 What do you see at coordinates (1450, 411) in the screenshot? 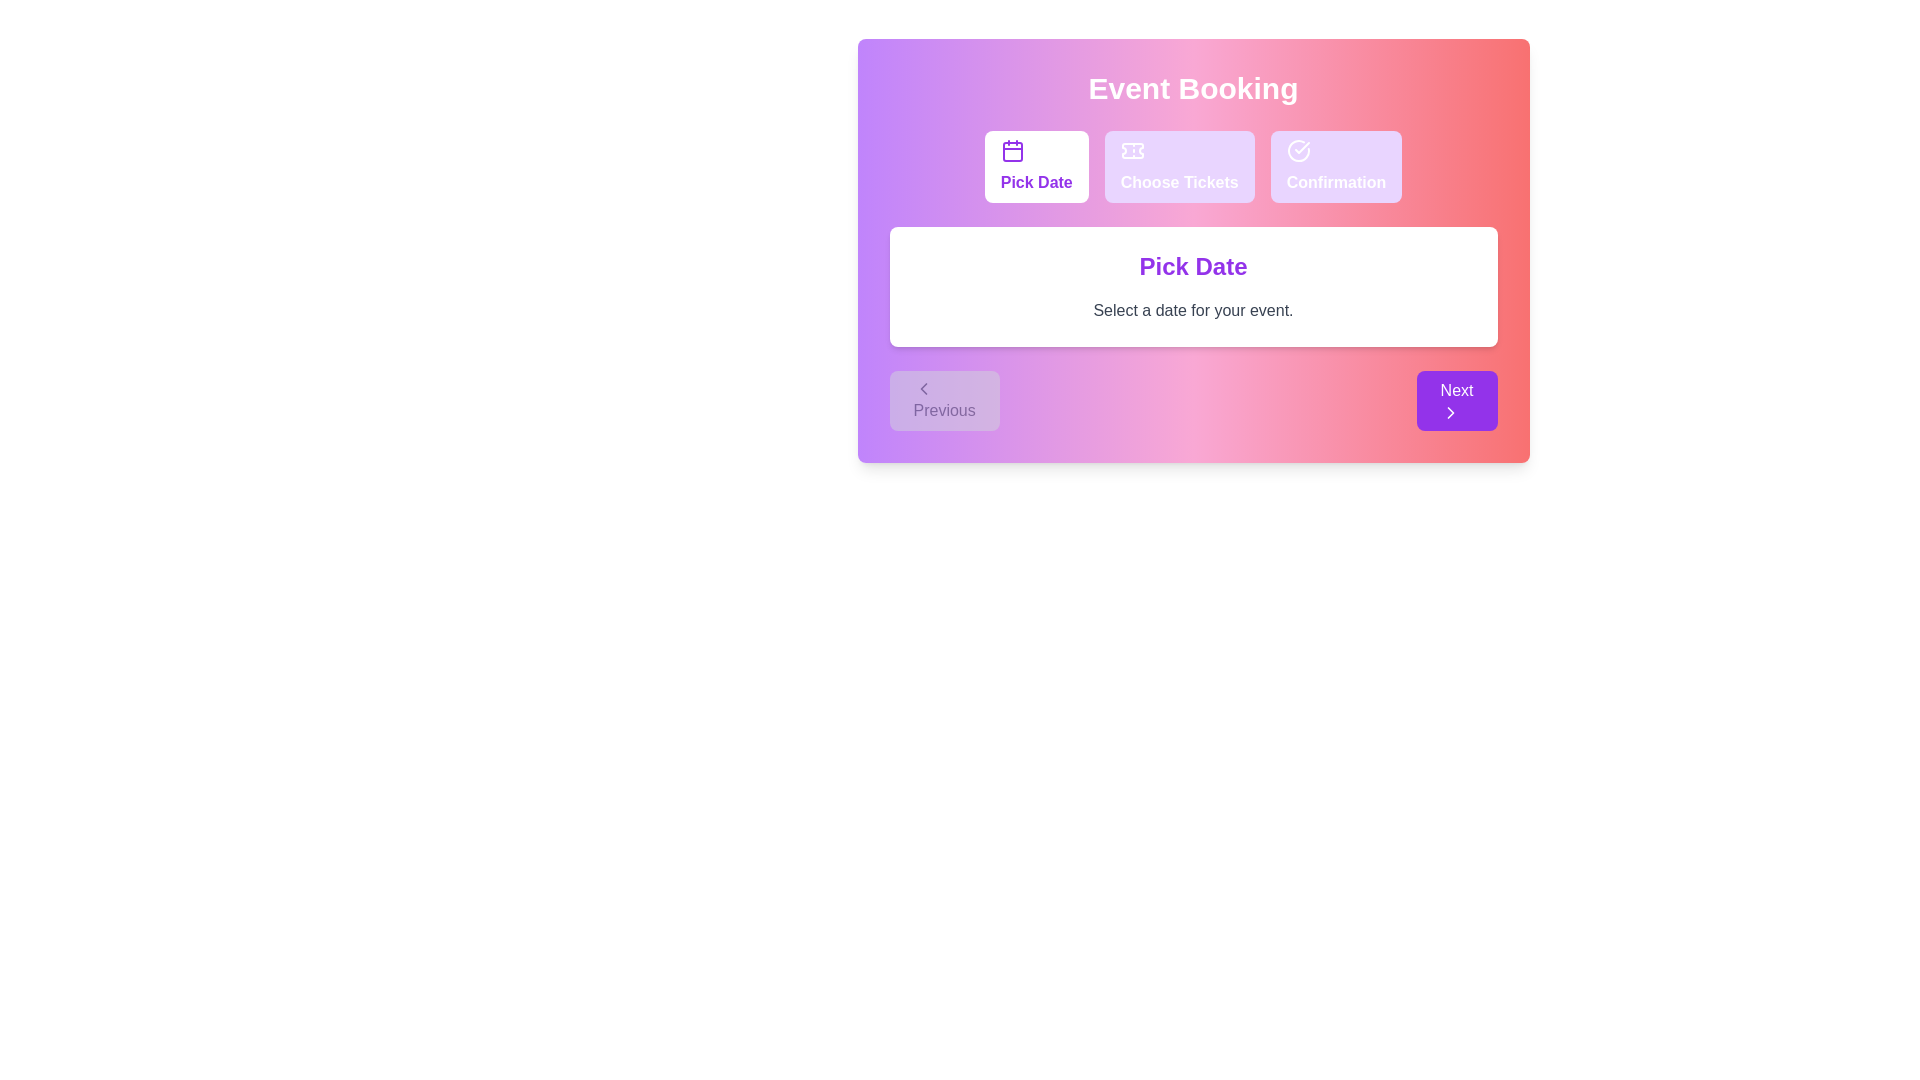
I see `the right-pointing chevron icon within the 'Next' button located at the bottom-right corner of the interface` at bounding box center [1450, 411].